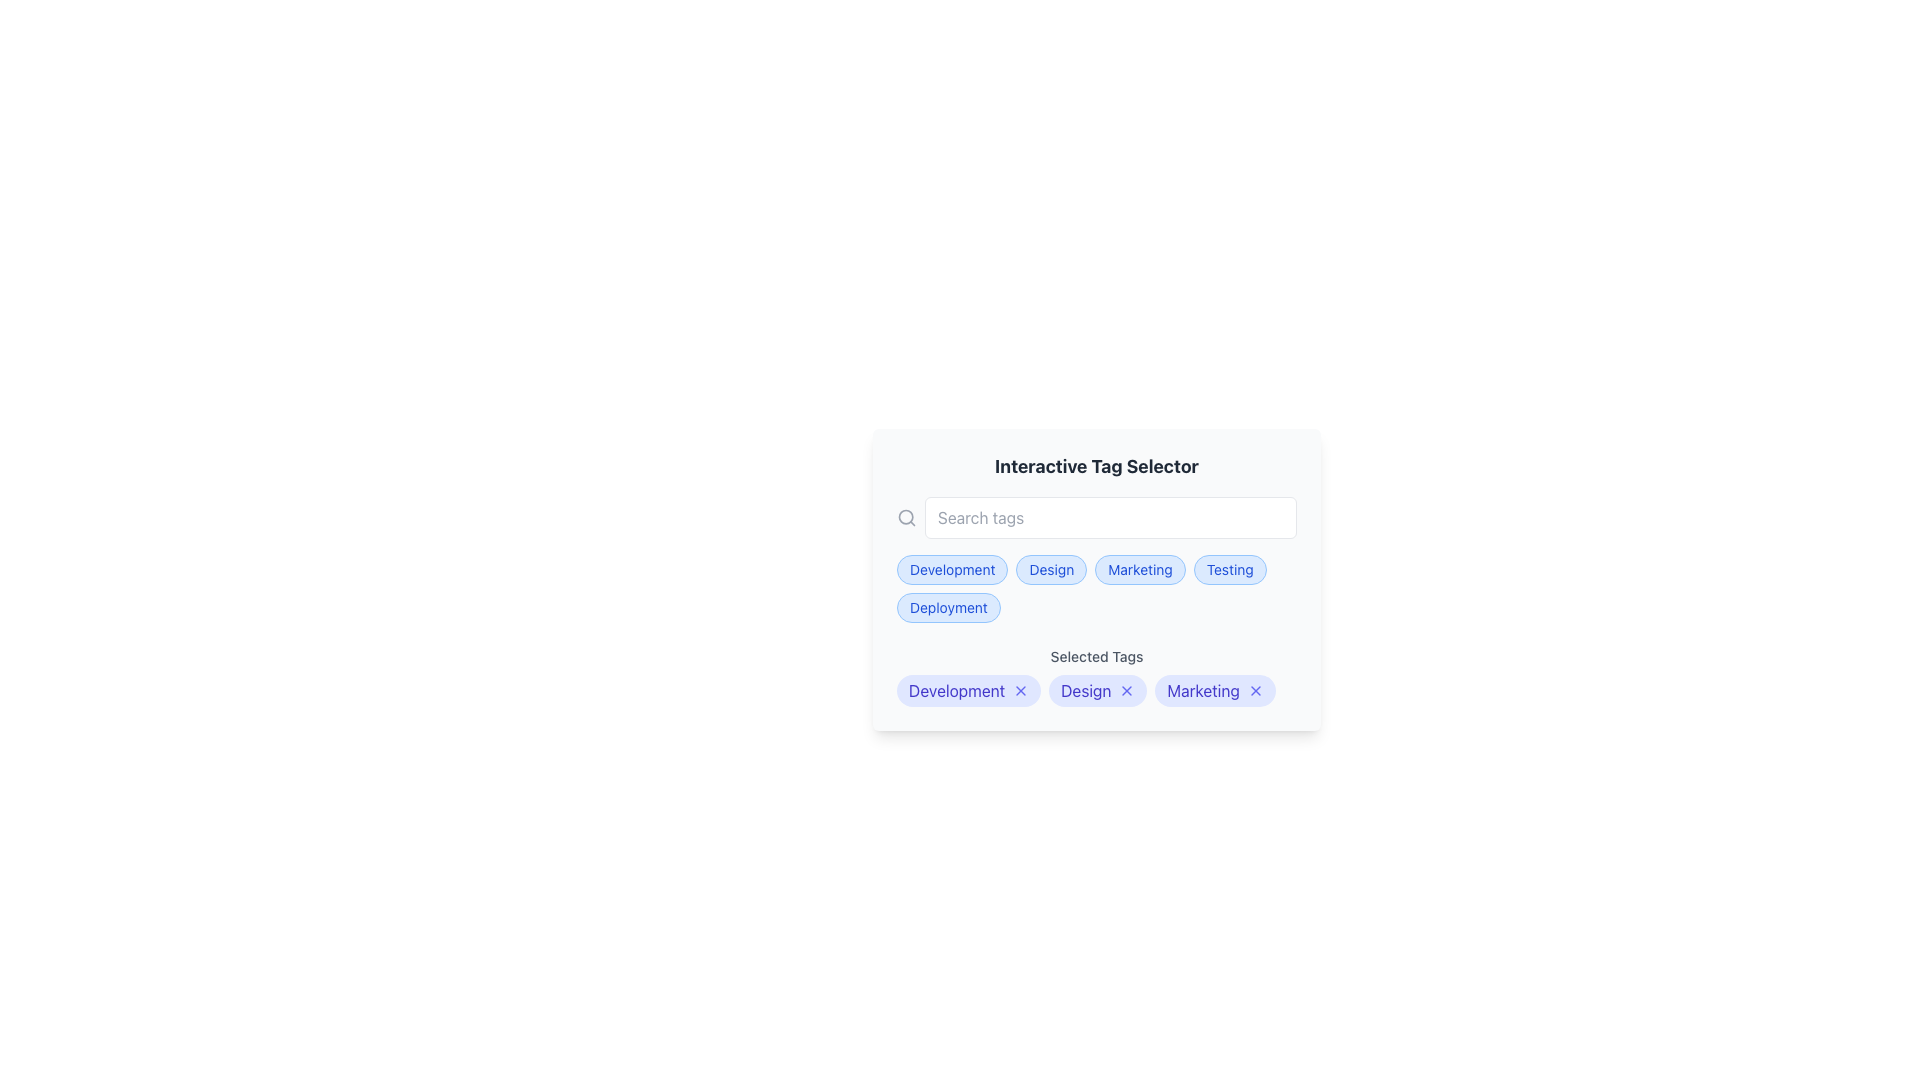 The height and width of the screenshot is (1080, 1920). What do you see at coordinates (1127, 689) in the screenshot?
I see `the close button located at the end of the 'Design' tag` at bounding box center [1127, 689].